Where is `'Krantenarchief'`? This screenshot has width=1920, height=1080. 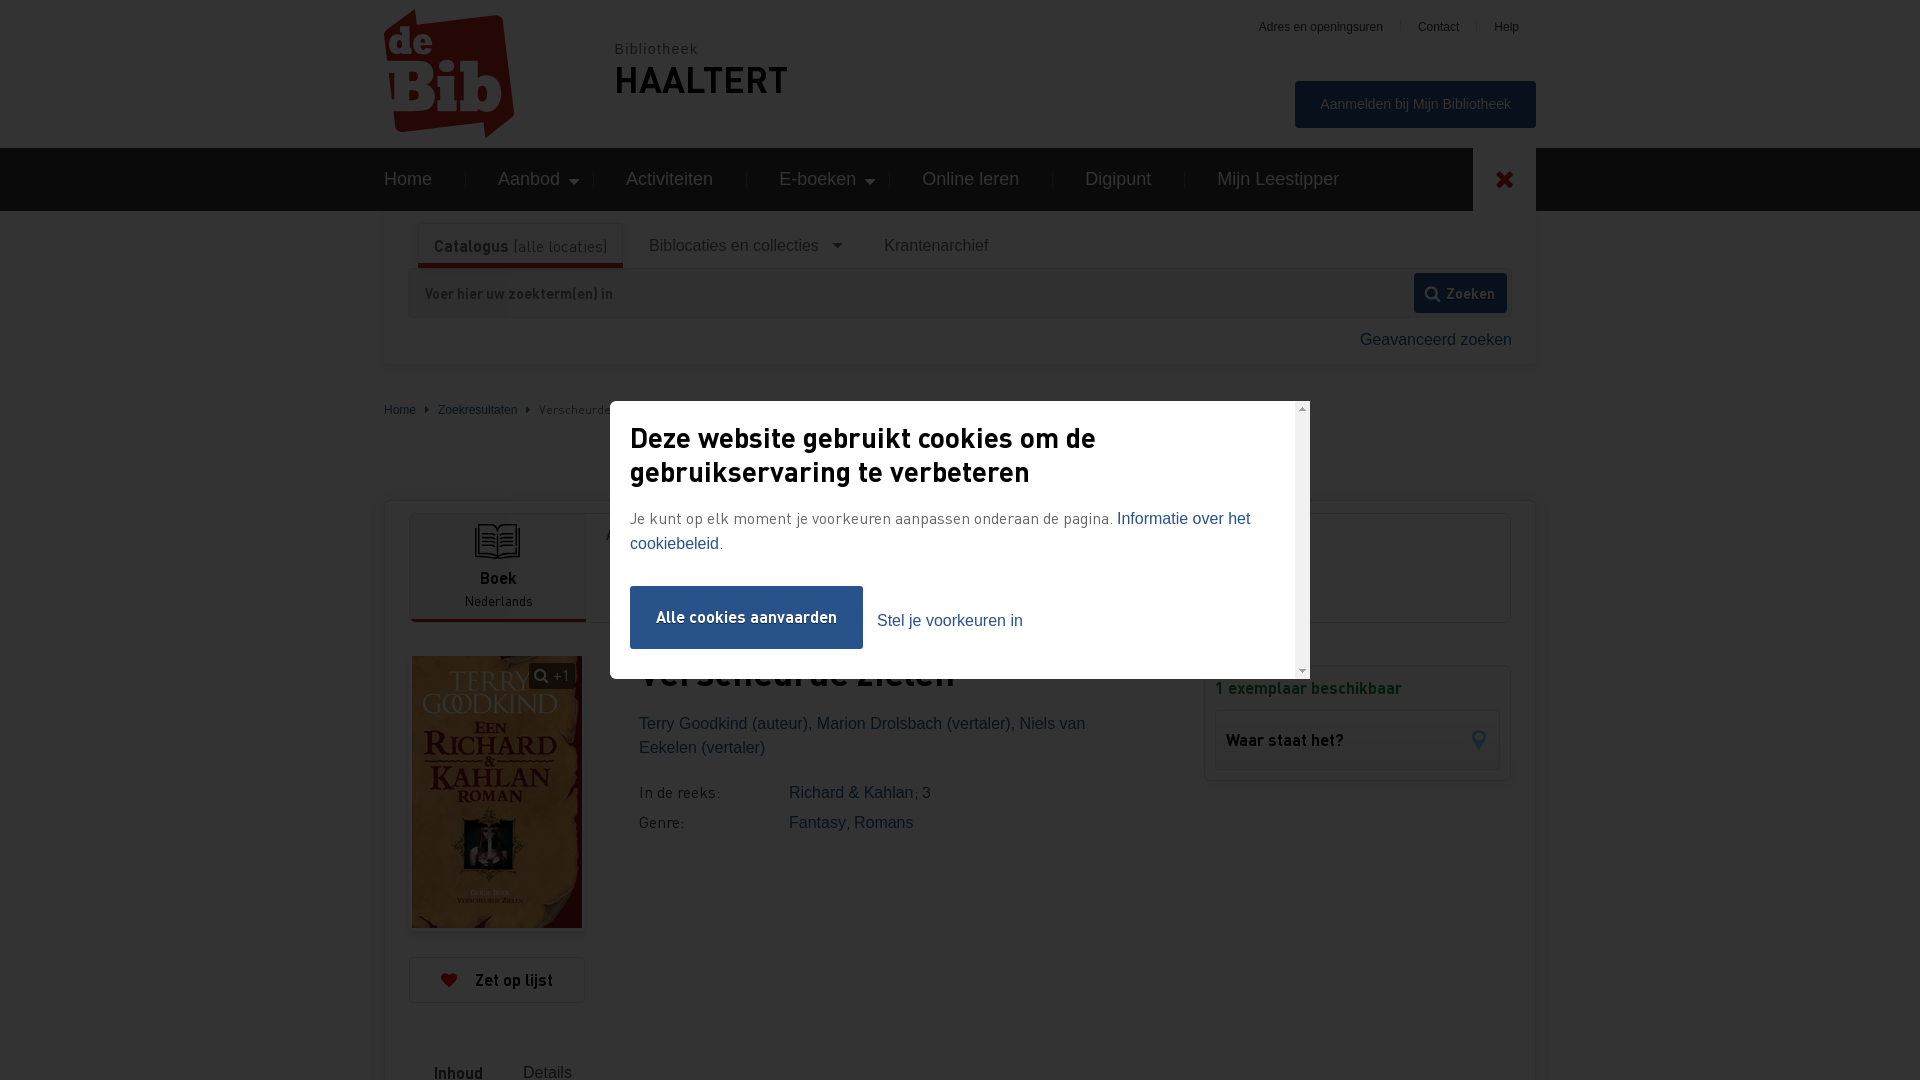
'Krantenarchief' is located at coordinates (935, 245).